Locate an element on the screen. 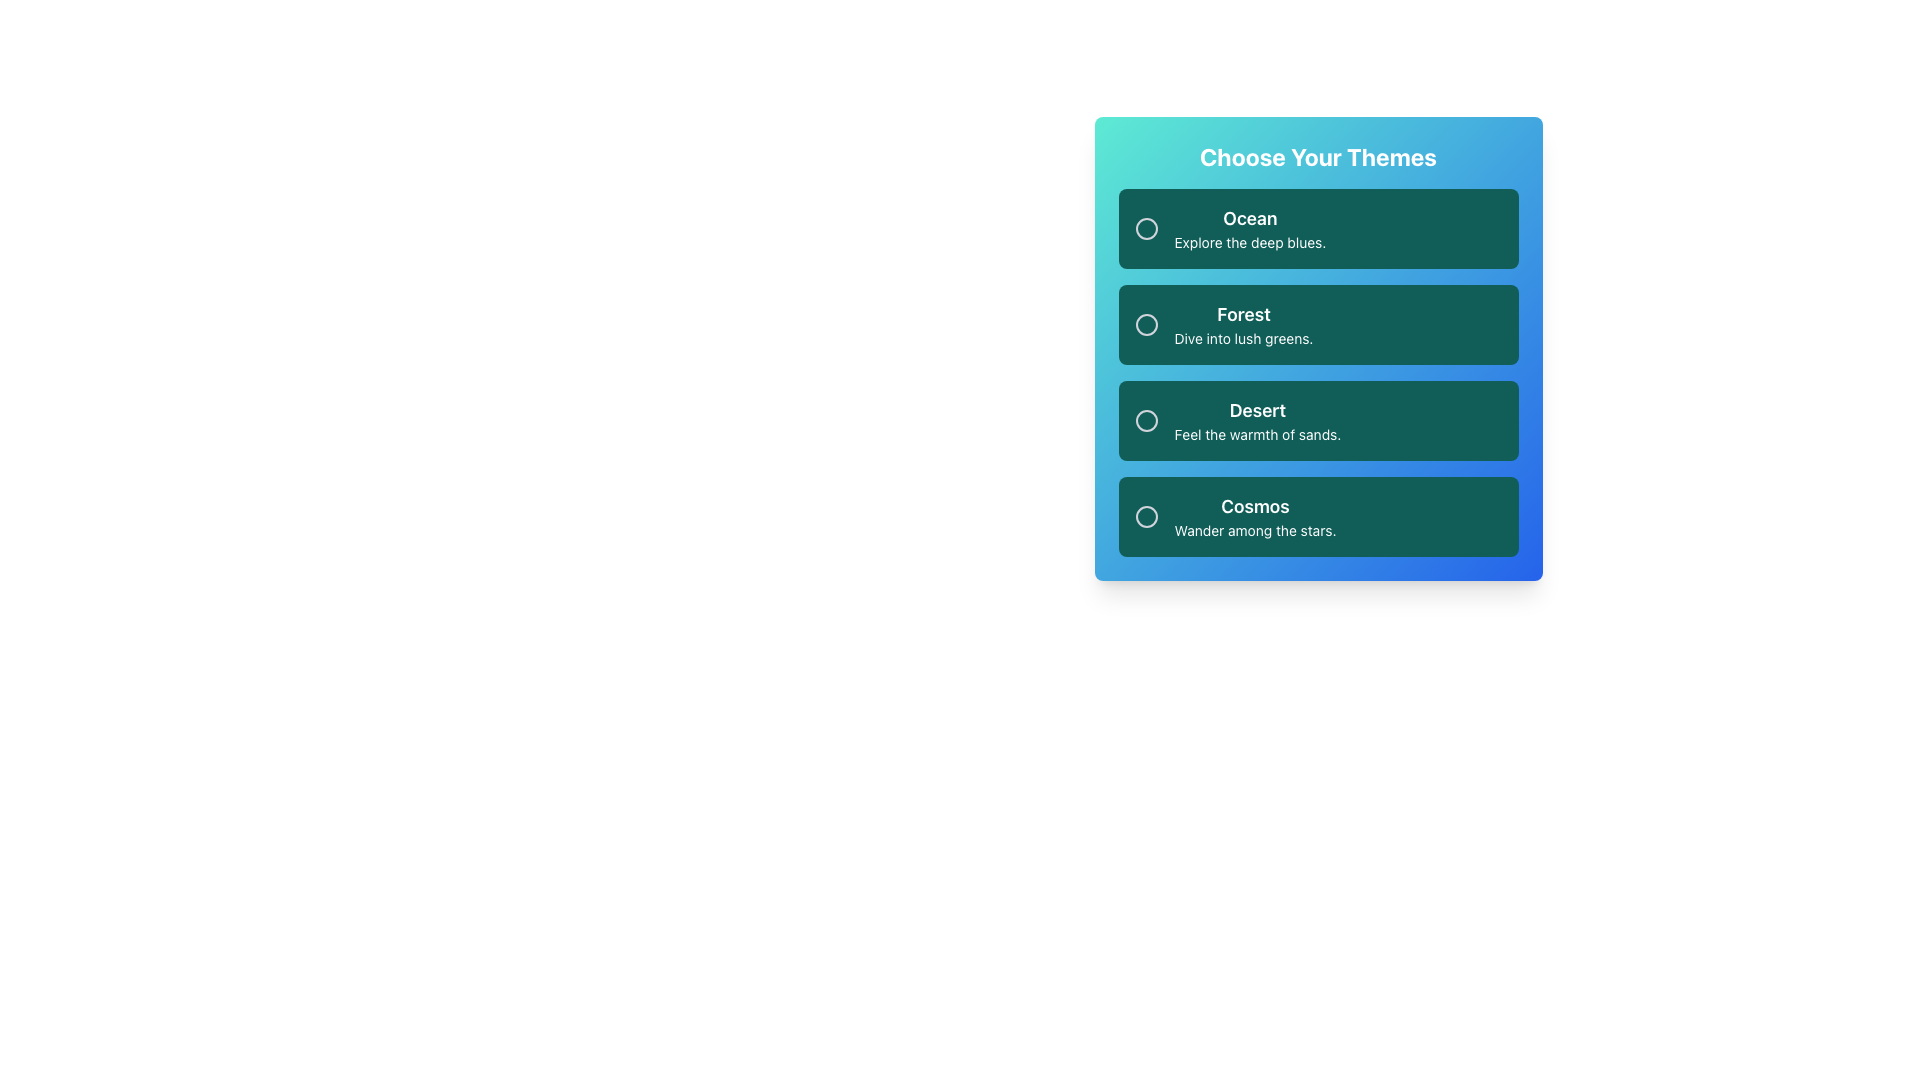  the descriptive text label for the 'Forest' theme selection, located below the prominently styled 'Forest' label is located at coordinates (1242, 338).